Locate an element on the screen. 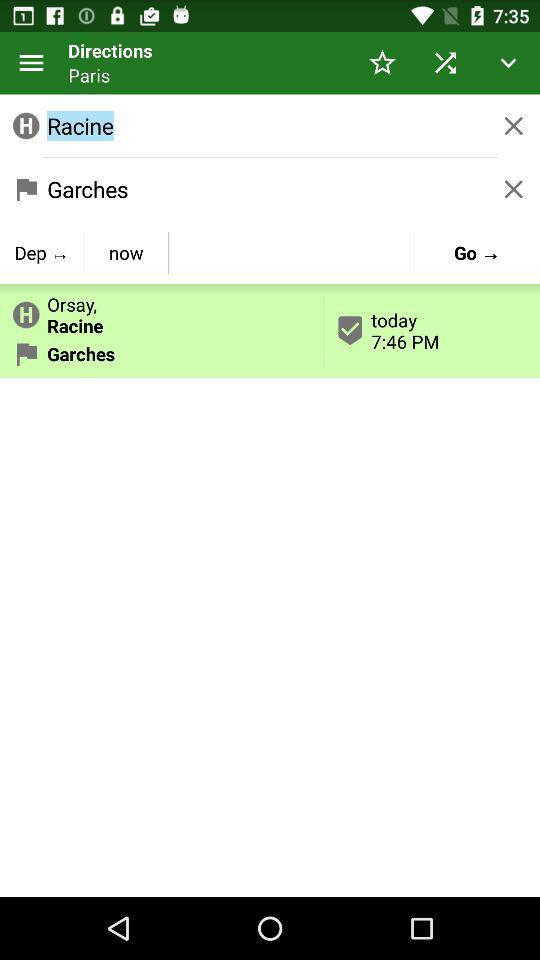 The width and height of the screenshot is (540, 960). item below garches icon is located at coordinates (42, 251).